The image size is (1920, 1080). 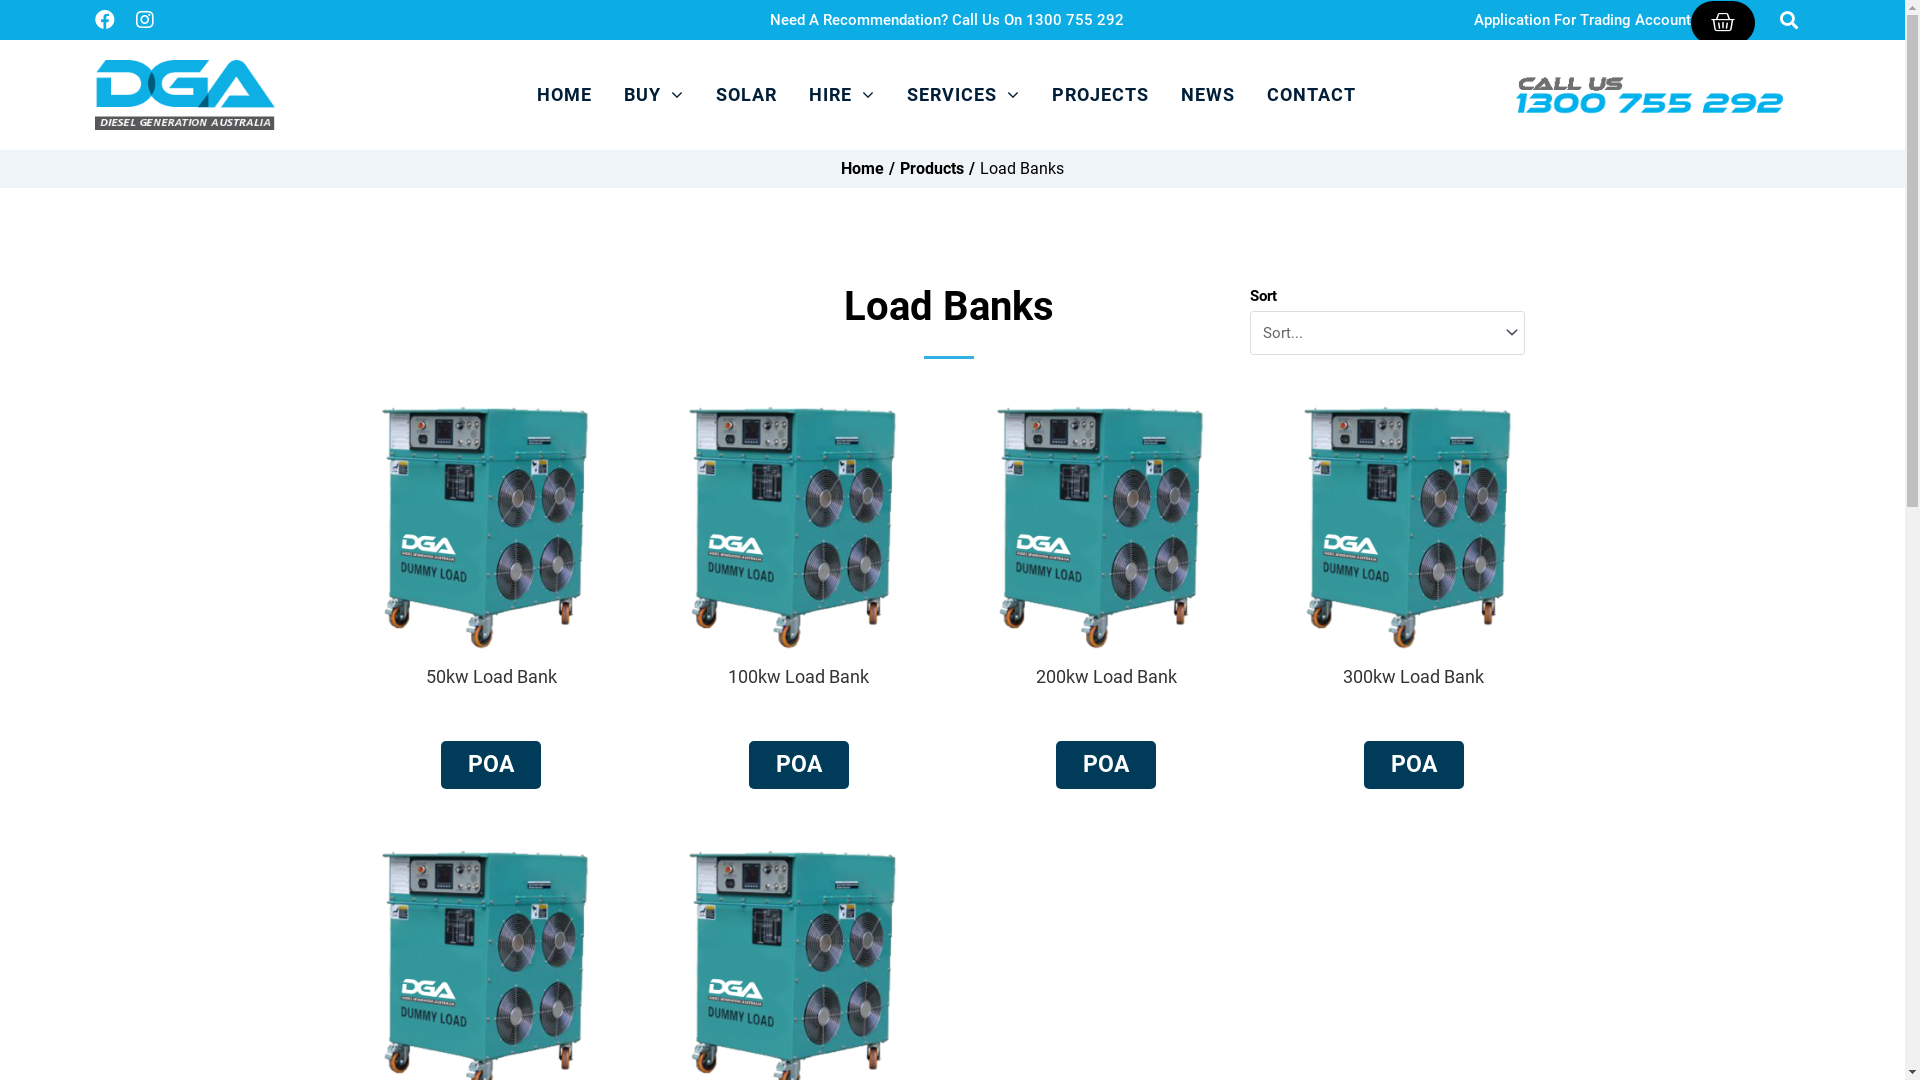 What do you see at coordinates (1722, 22) in the screenshot?
I see `'Cart'` at bounding box center [1722, 22].